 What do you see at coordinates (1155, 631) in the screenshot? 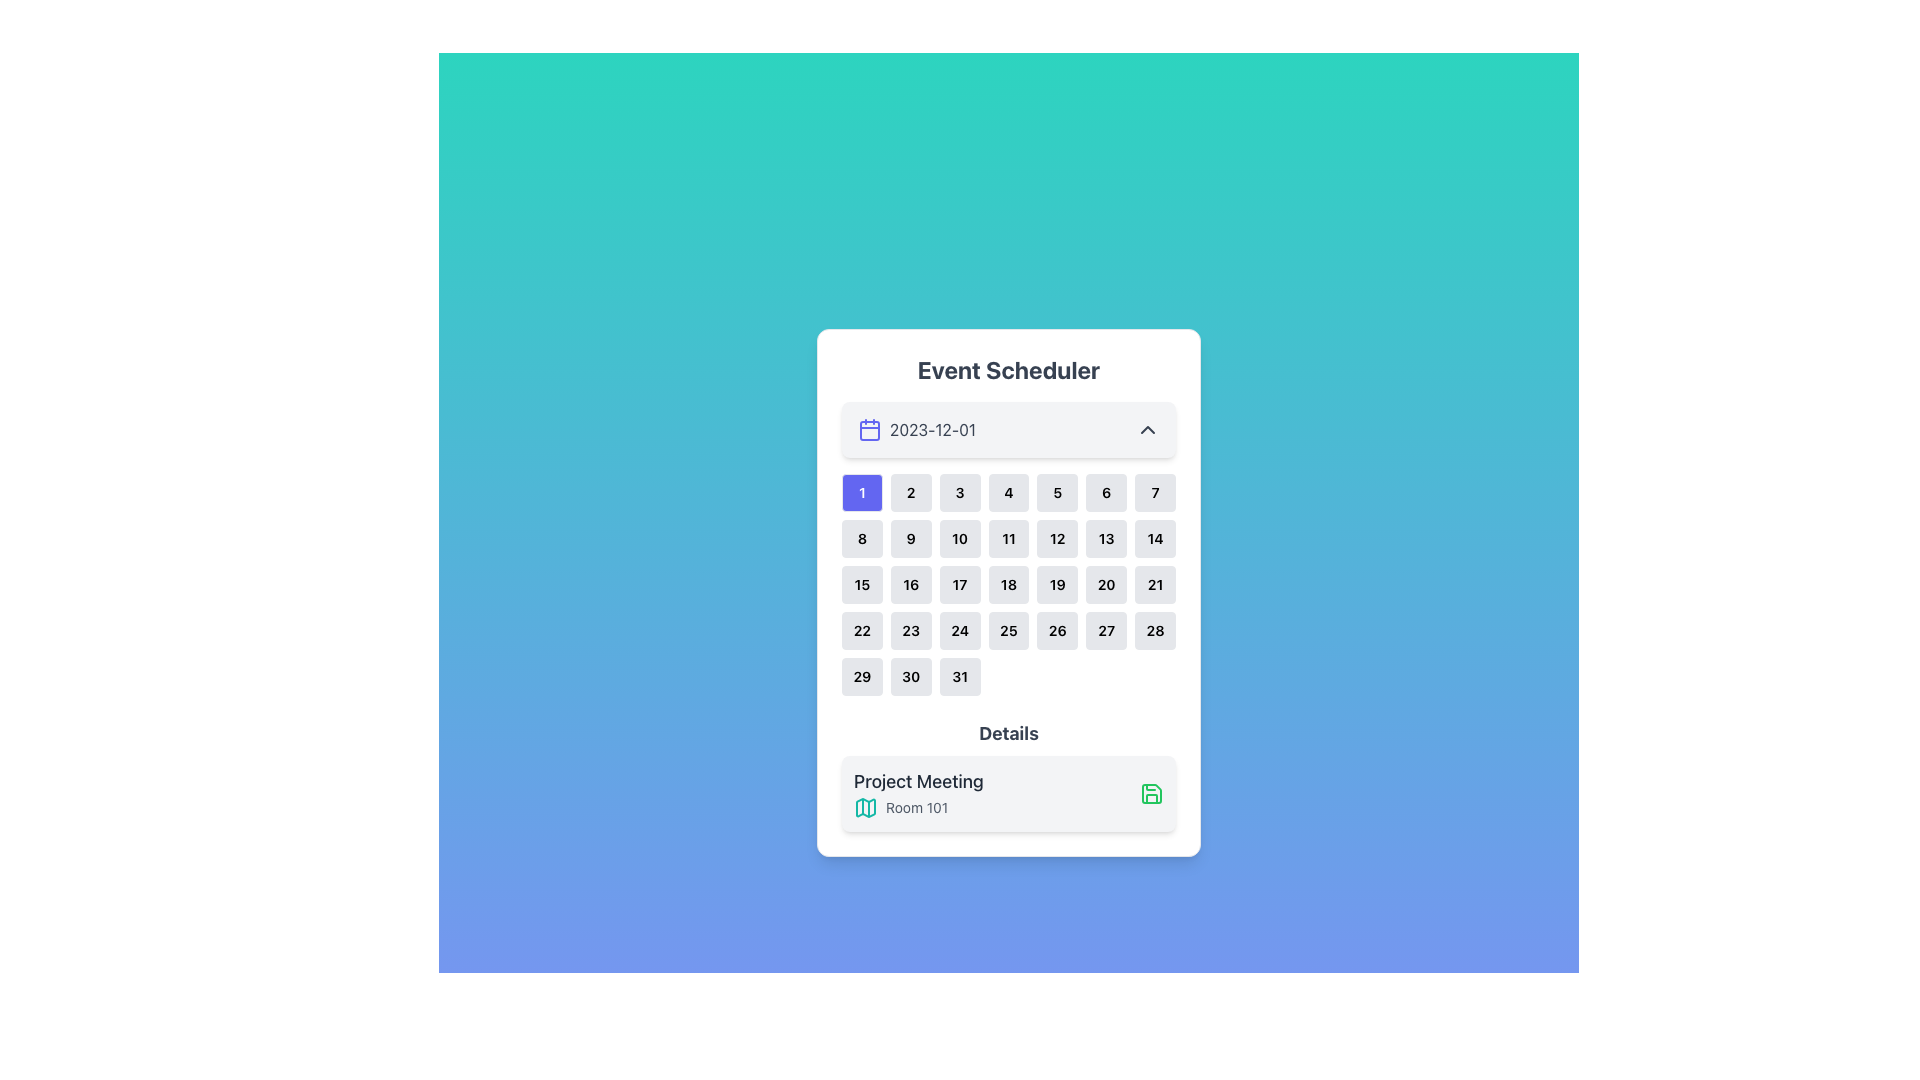
I see `the selectable date button located in the sixth row and seventh column of the calendar view under the 'Event Scheduler' header` at bounding box center [1155, 631].